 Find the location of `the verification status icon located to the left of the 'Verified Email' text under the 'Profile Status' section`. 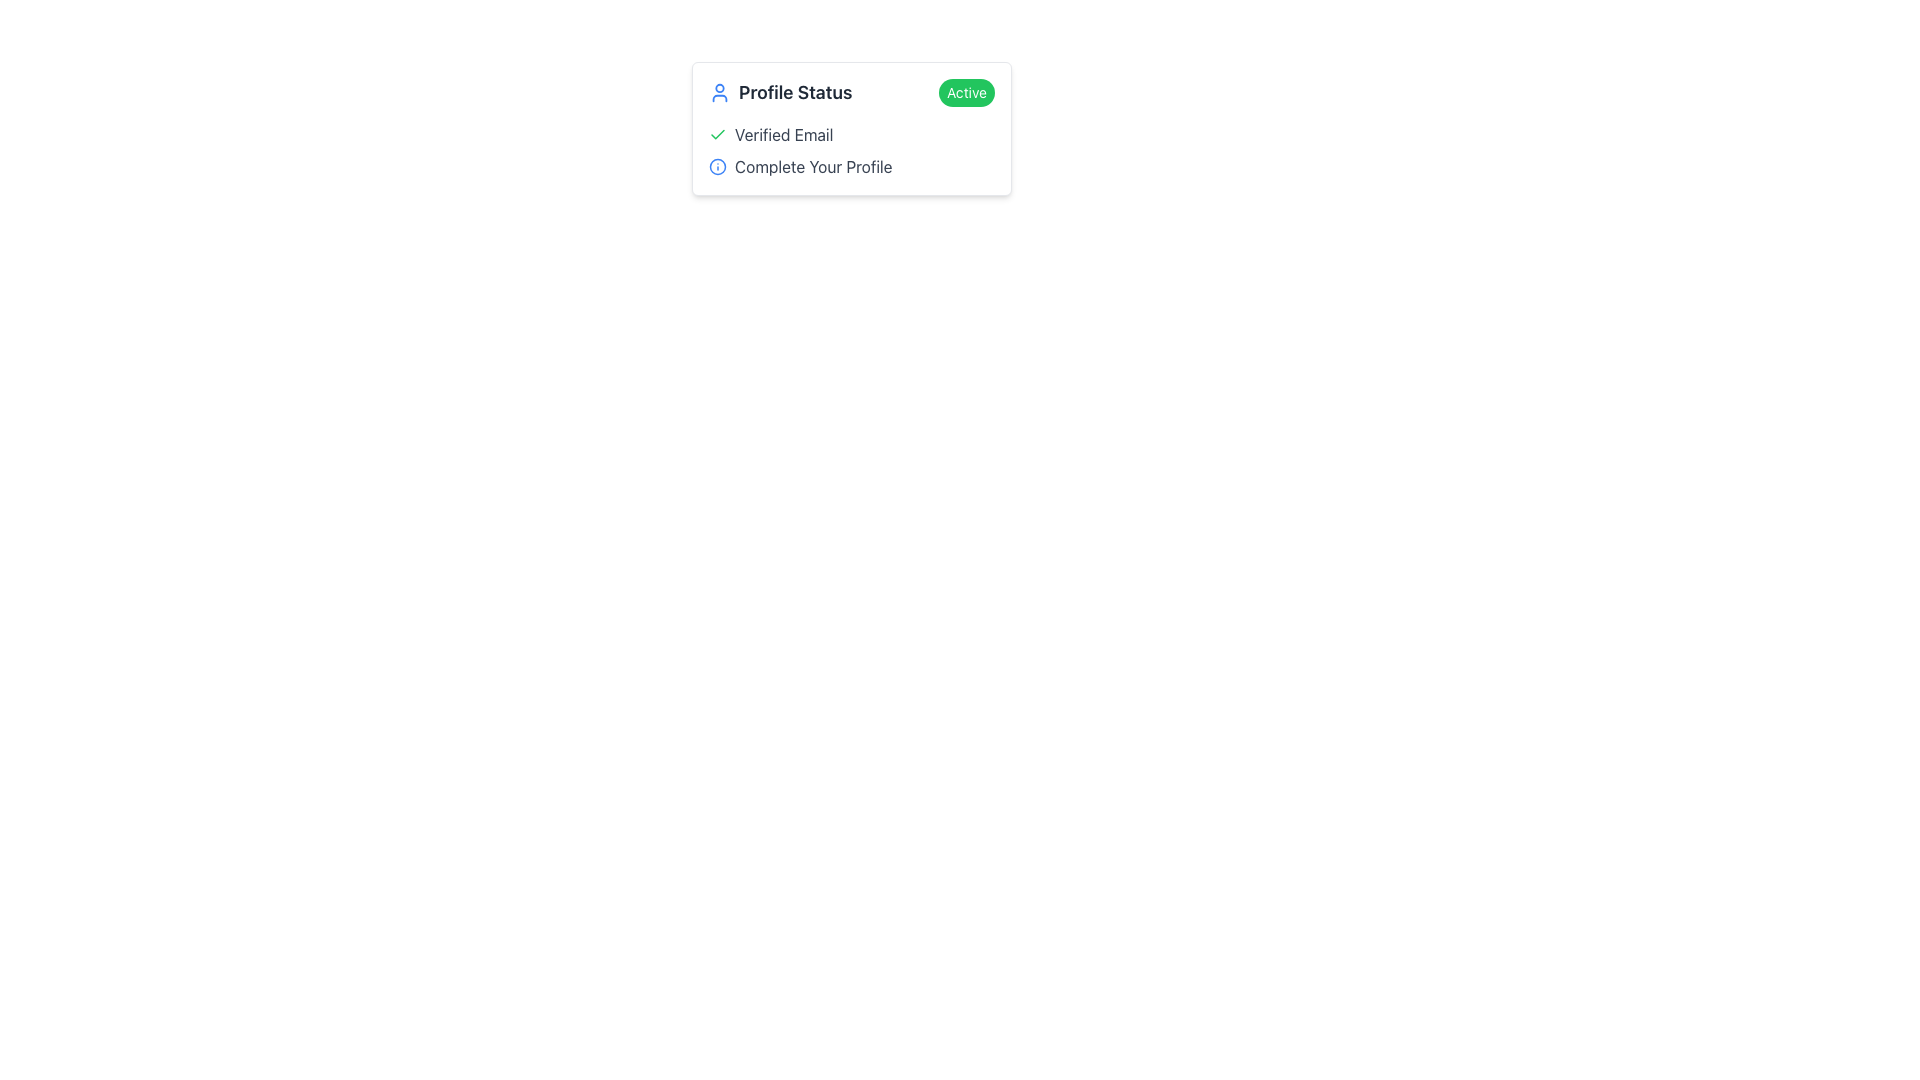

the verification status icon located to the left of the 'Verified Email' text under the 'Profile Status' section is located at coordinates (718, 135).